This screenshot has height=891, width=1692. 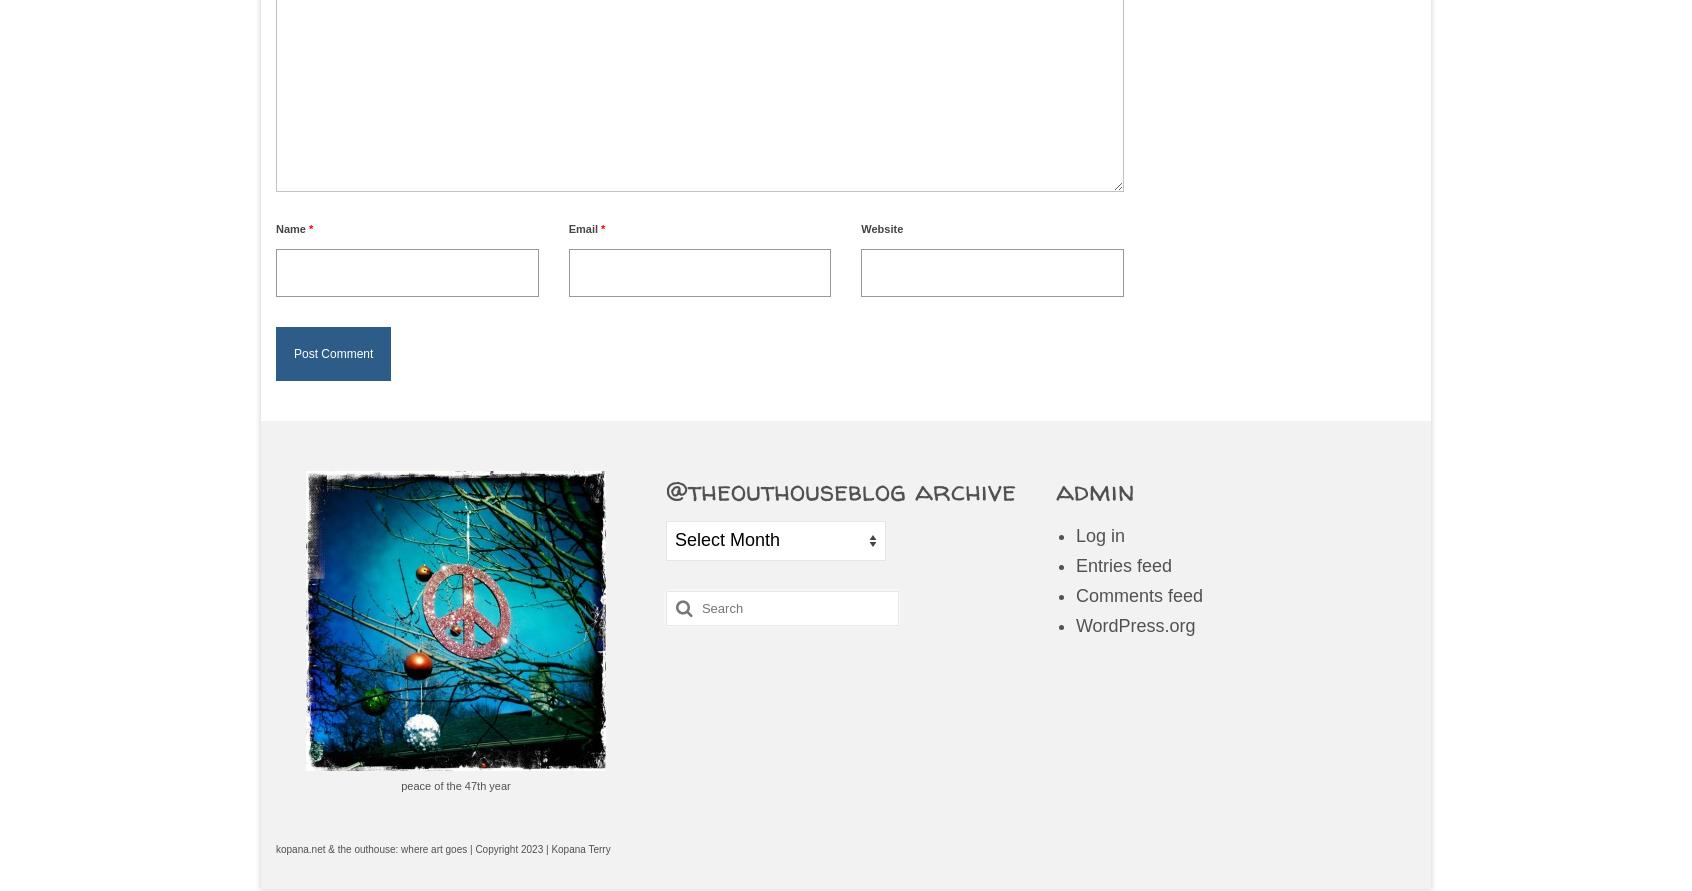 I want to click on '@theouthouseblog archive', so click(x=840, y=488).